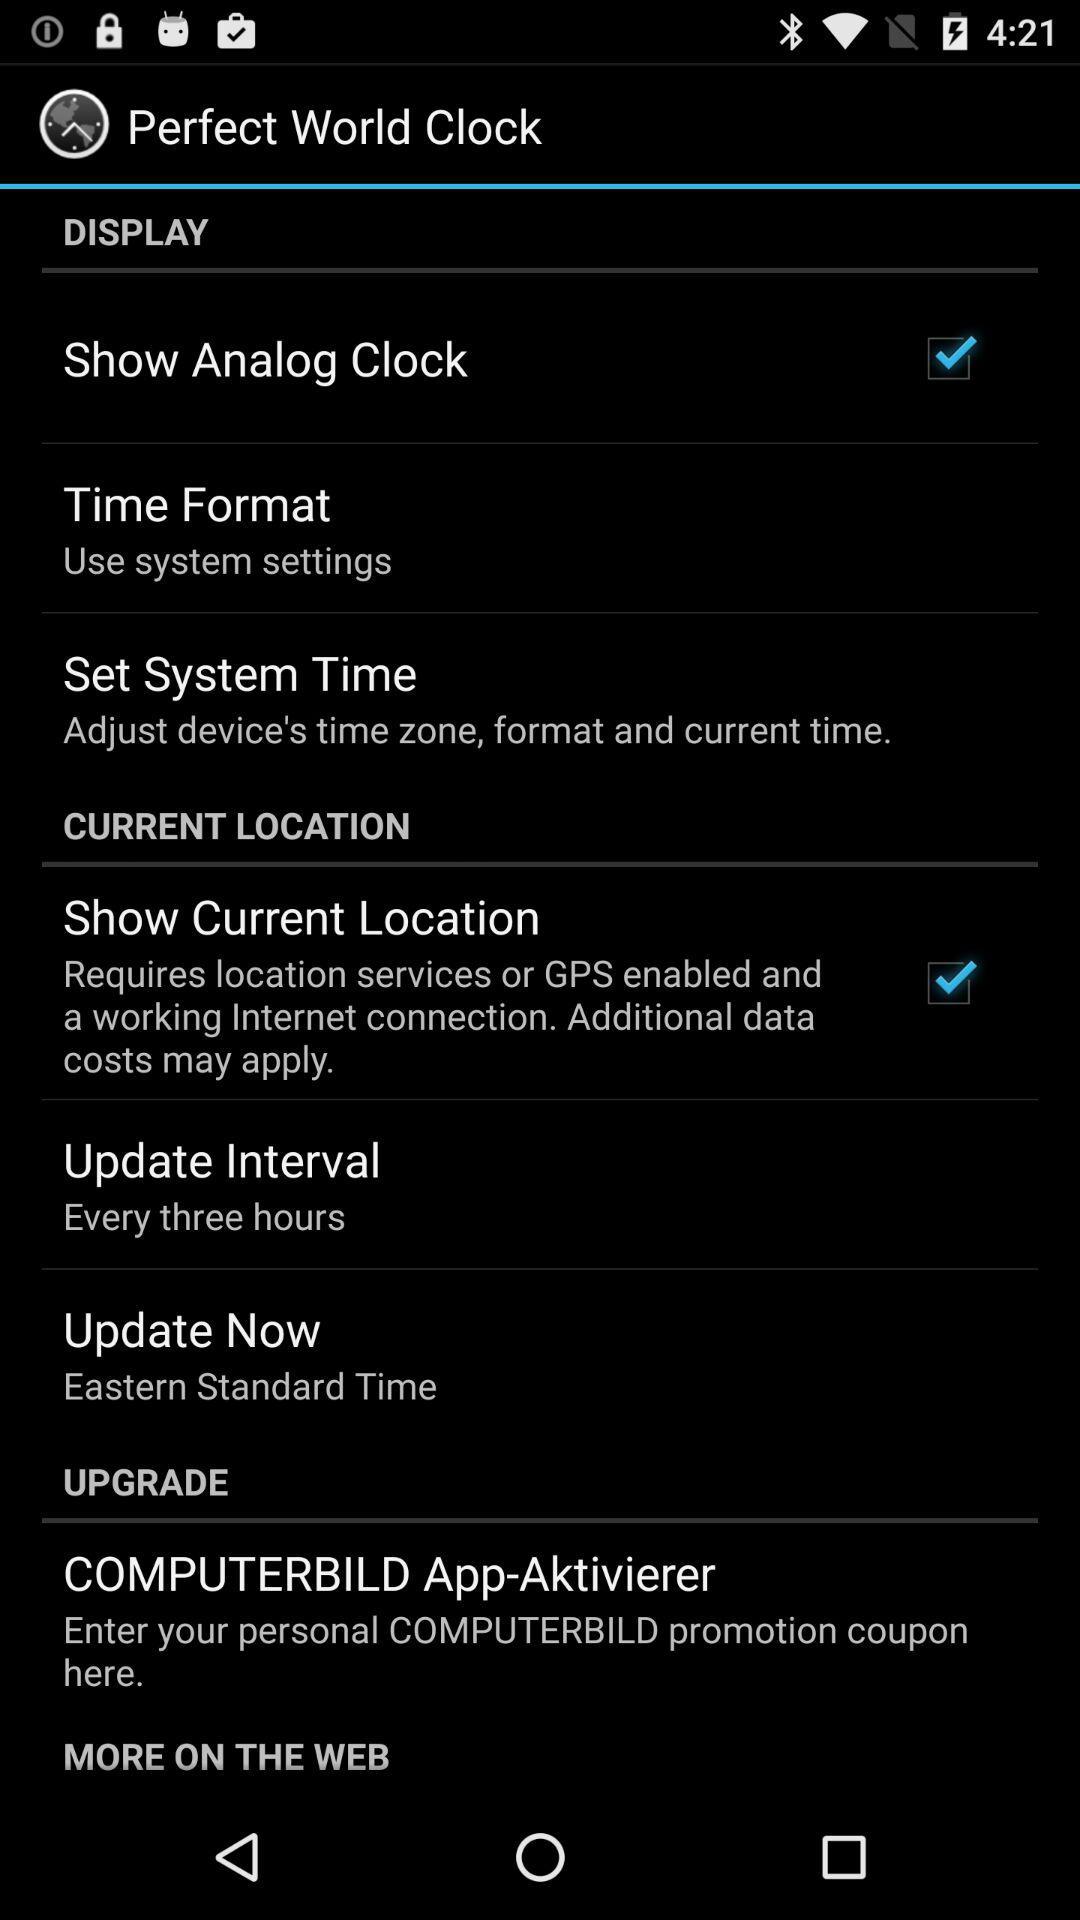 The width and height of the screenshot is (1080, 1920). What do you see at coordinates (226, 559) in the screenshot?
I see `use system settings` at bounding box center [226, 559].